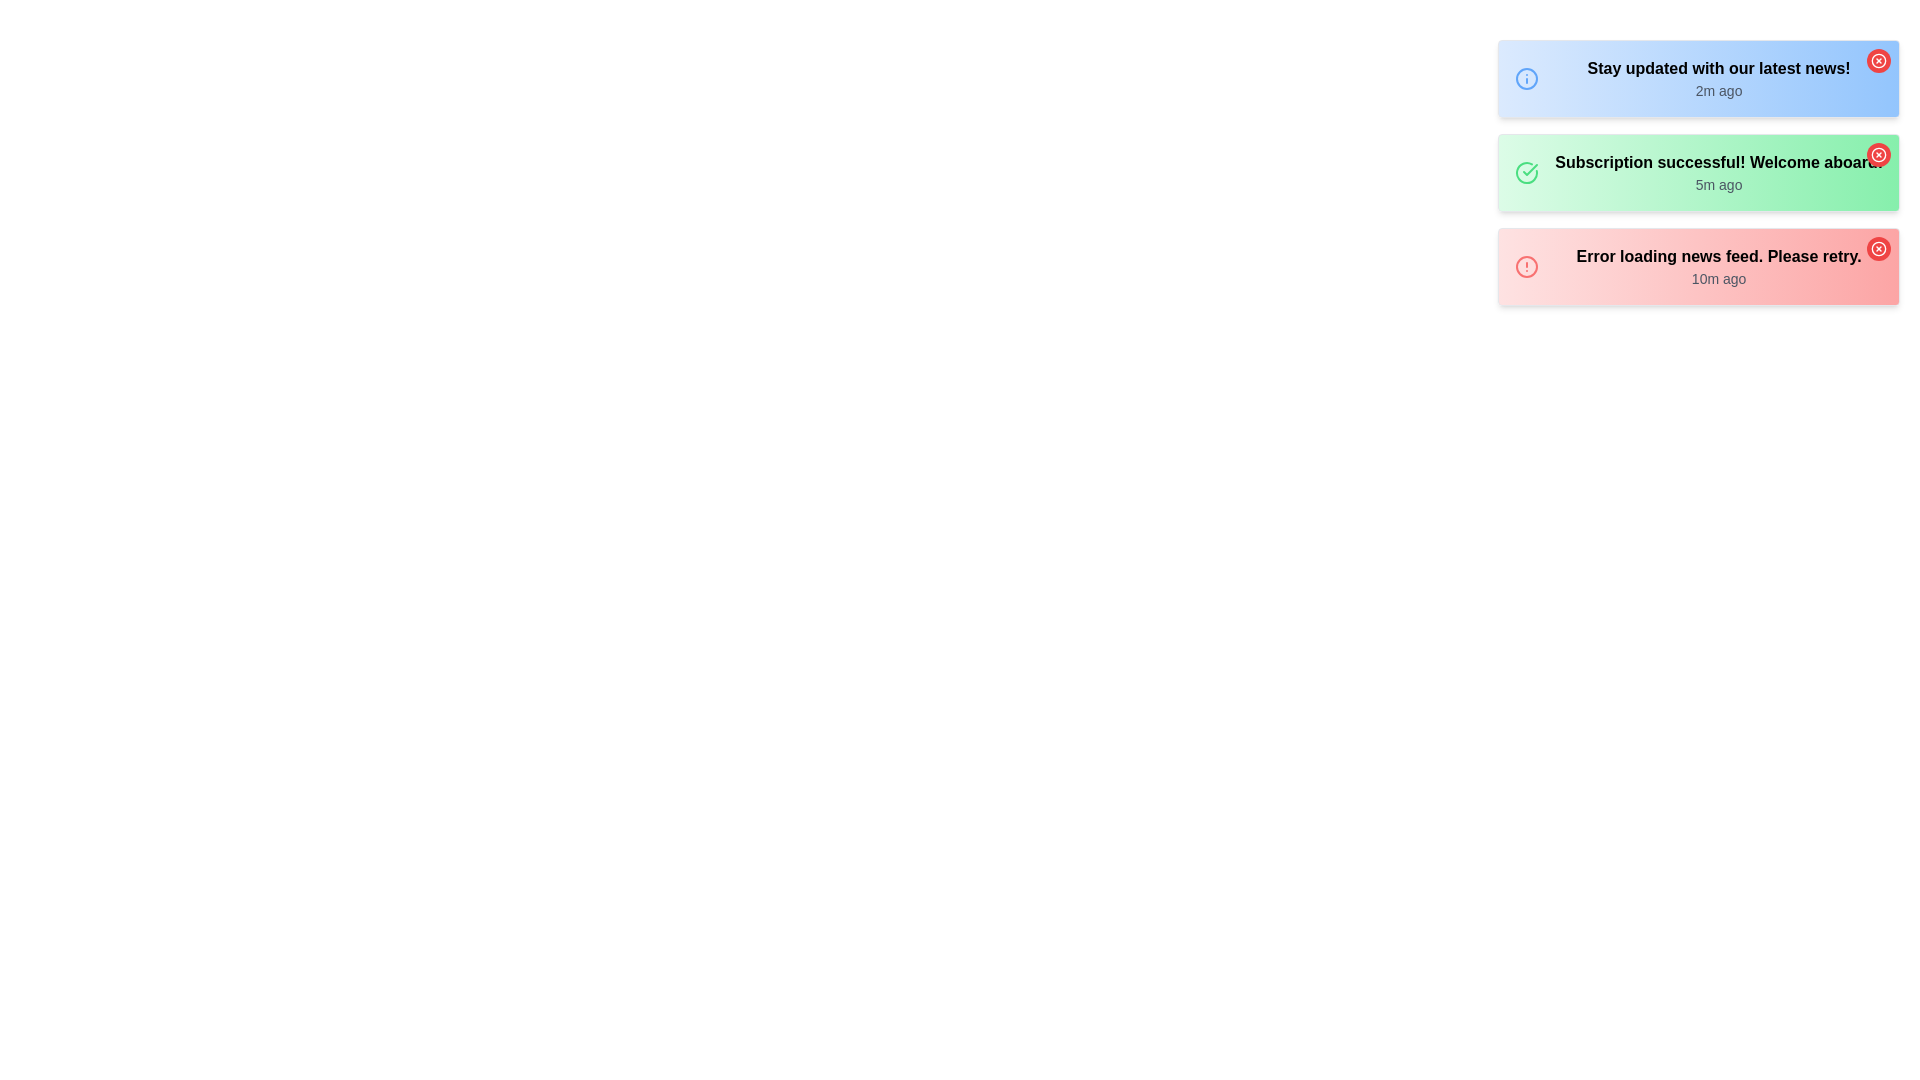 This screenshot has height=1080, width=1920. Describe the element at coordinates (1718, 256) in the screenshot. I see `the error message text label indicating a loading issue for the news feed` at that location.